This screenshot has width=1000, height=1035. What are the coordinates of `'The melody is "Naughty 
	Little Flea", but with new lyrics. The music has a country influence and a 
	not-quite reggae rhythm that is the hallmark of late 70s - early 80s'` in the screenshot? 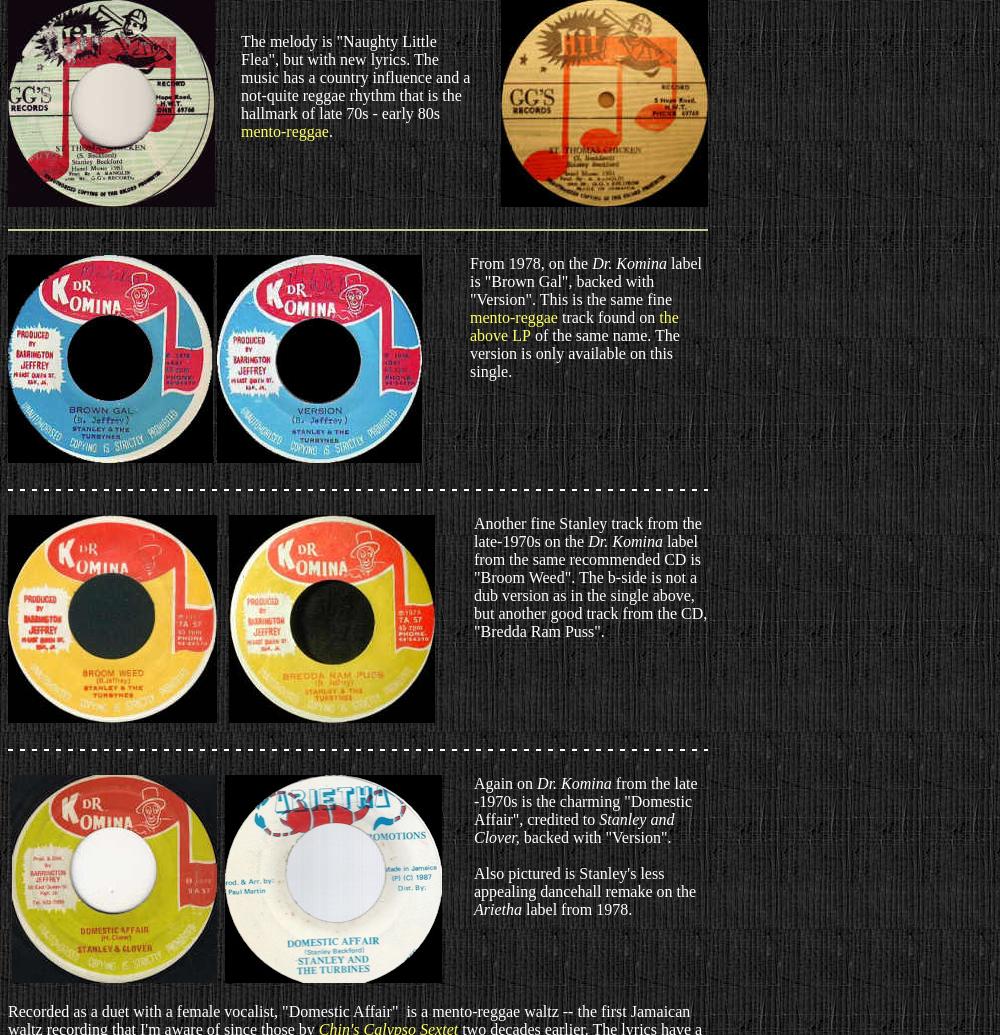 It's located at (354, 77).